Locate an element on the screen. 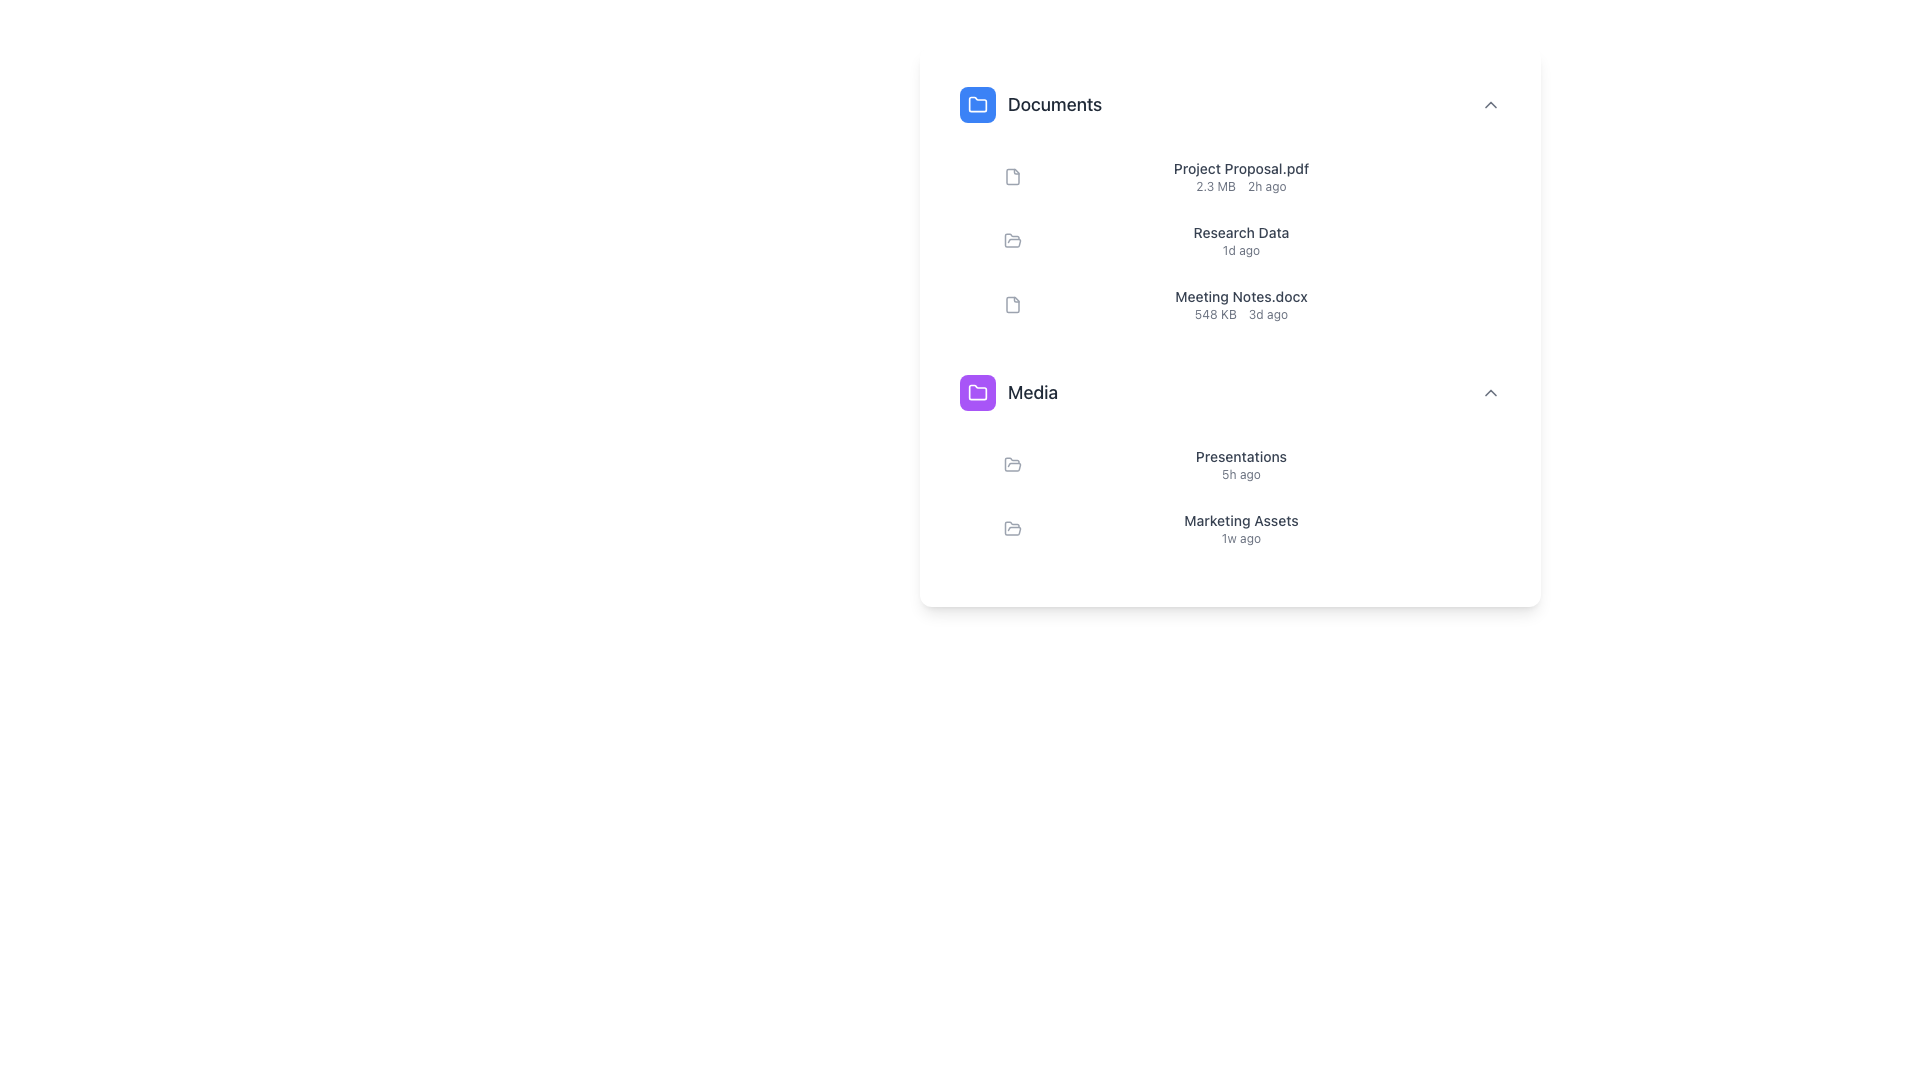 The image size is (1920, 1080). the folder icon located to the left of the 'Media' text label in the second section of the vertical list is located at coordinates (978, 392).